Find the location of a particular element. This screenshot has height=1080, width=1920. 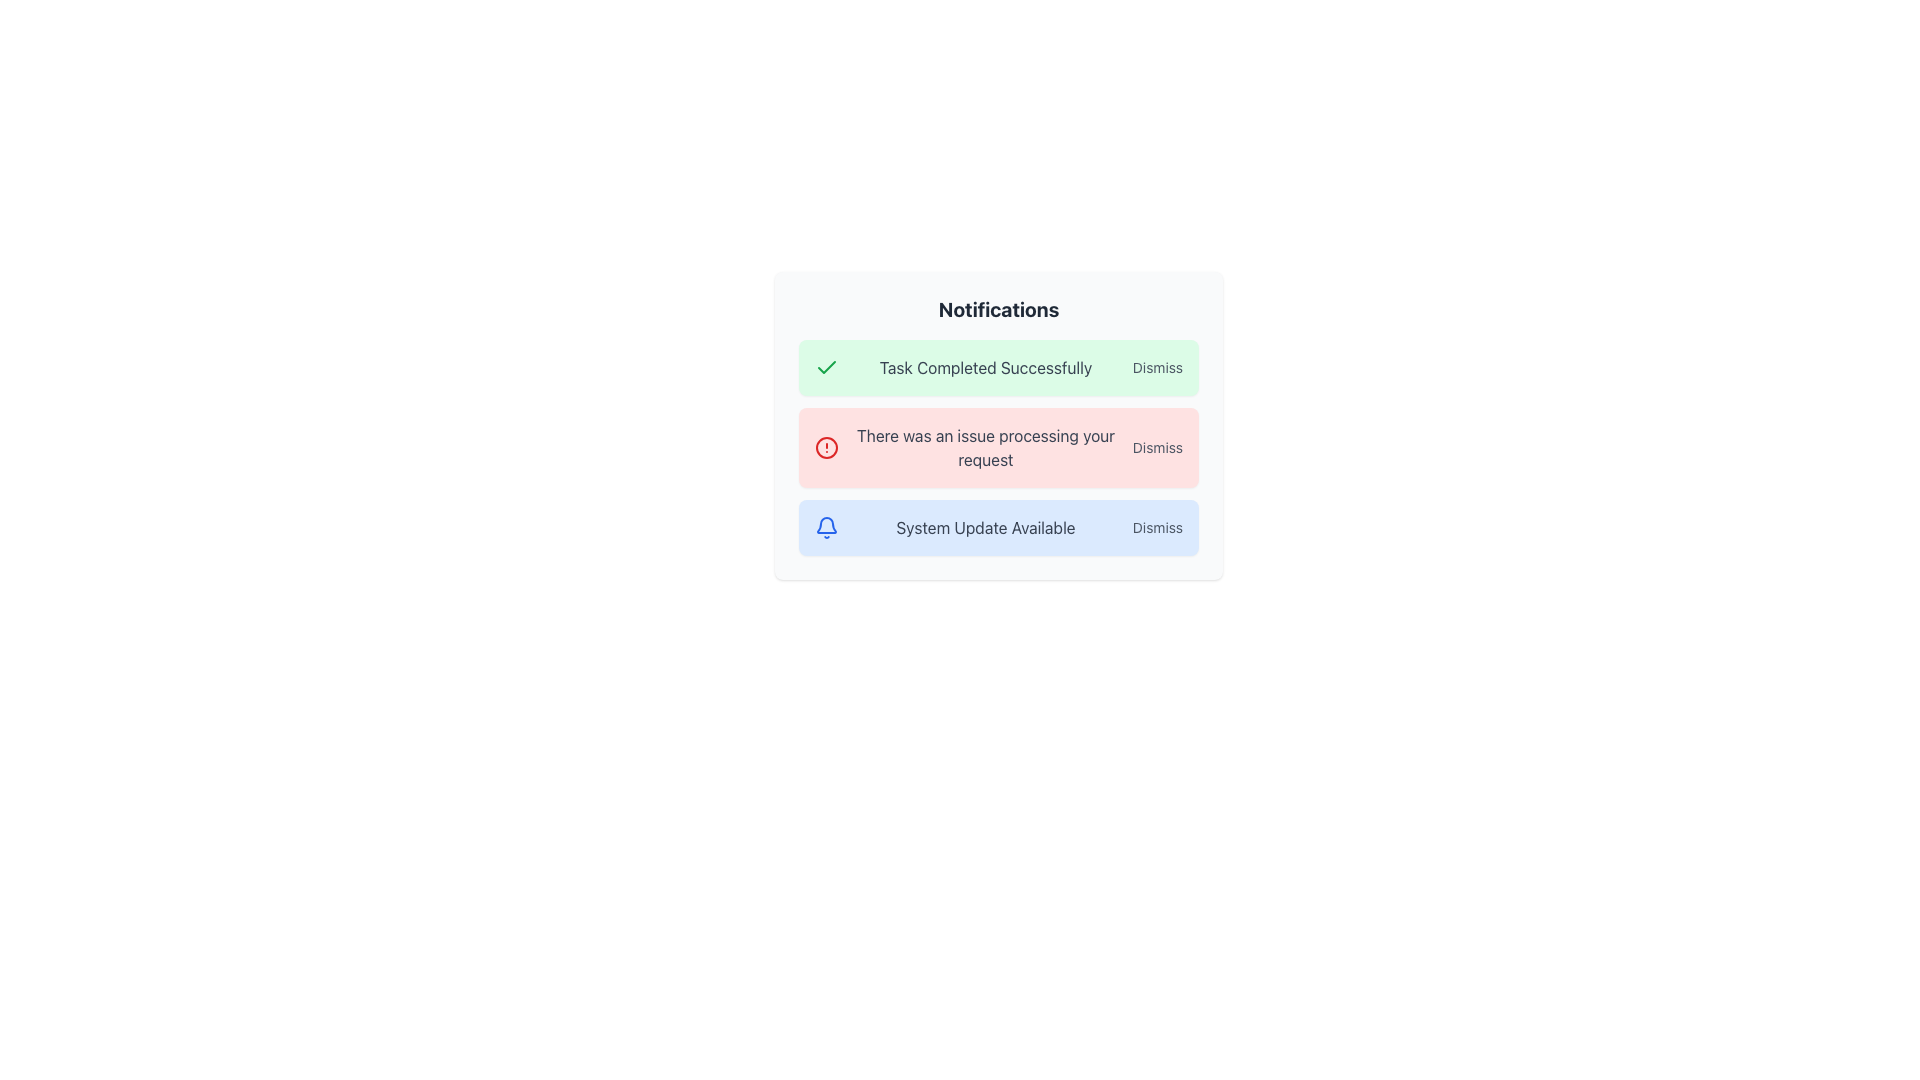

the notification message indicating a system update, which is positioned near the center of the third notification panel, to the right of the bell icon and to the left of the 'Dismiss' button is located at coordinates (985, 527).